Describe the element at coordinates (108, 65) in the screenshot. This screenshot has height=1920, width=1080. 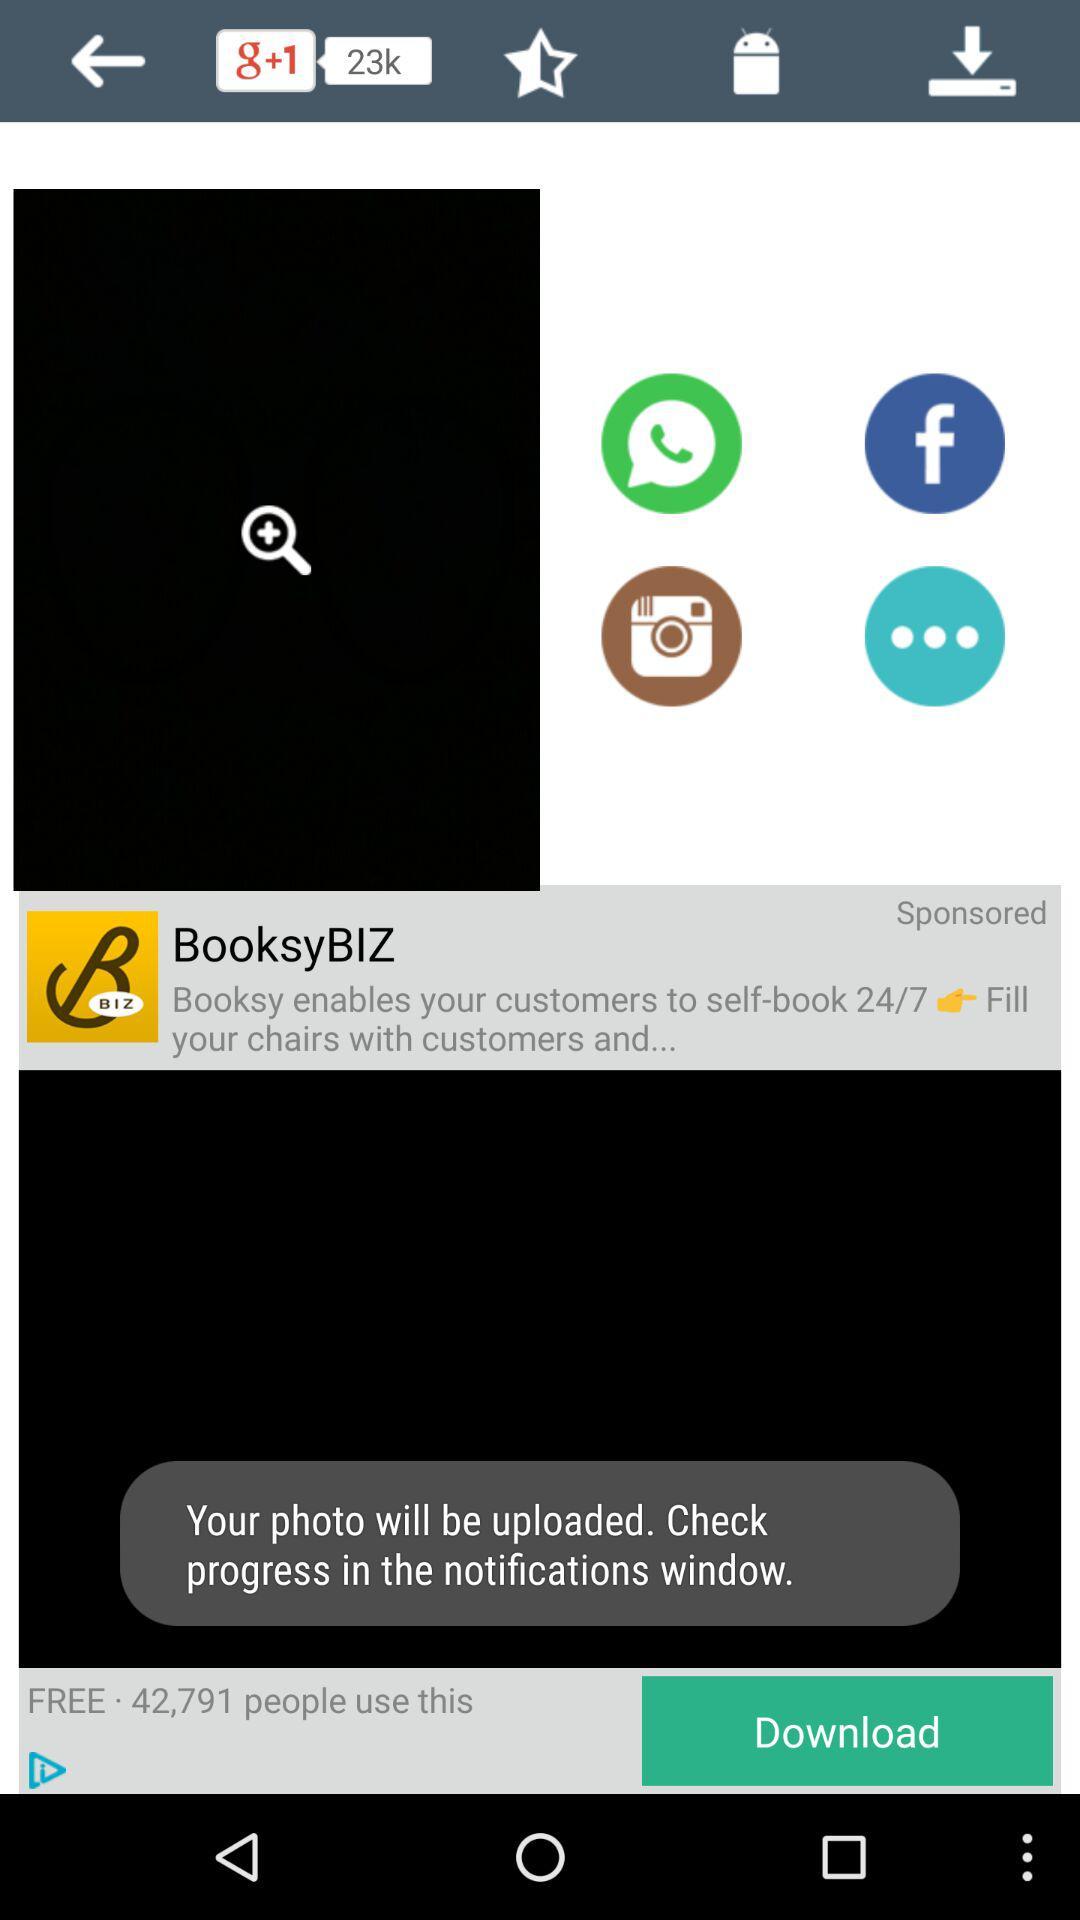
I see `the arrow_backward icon` at that location.